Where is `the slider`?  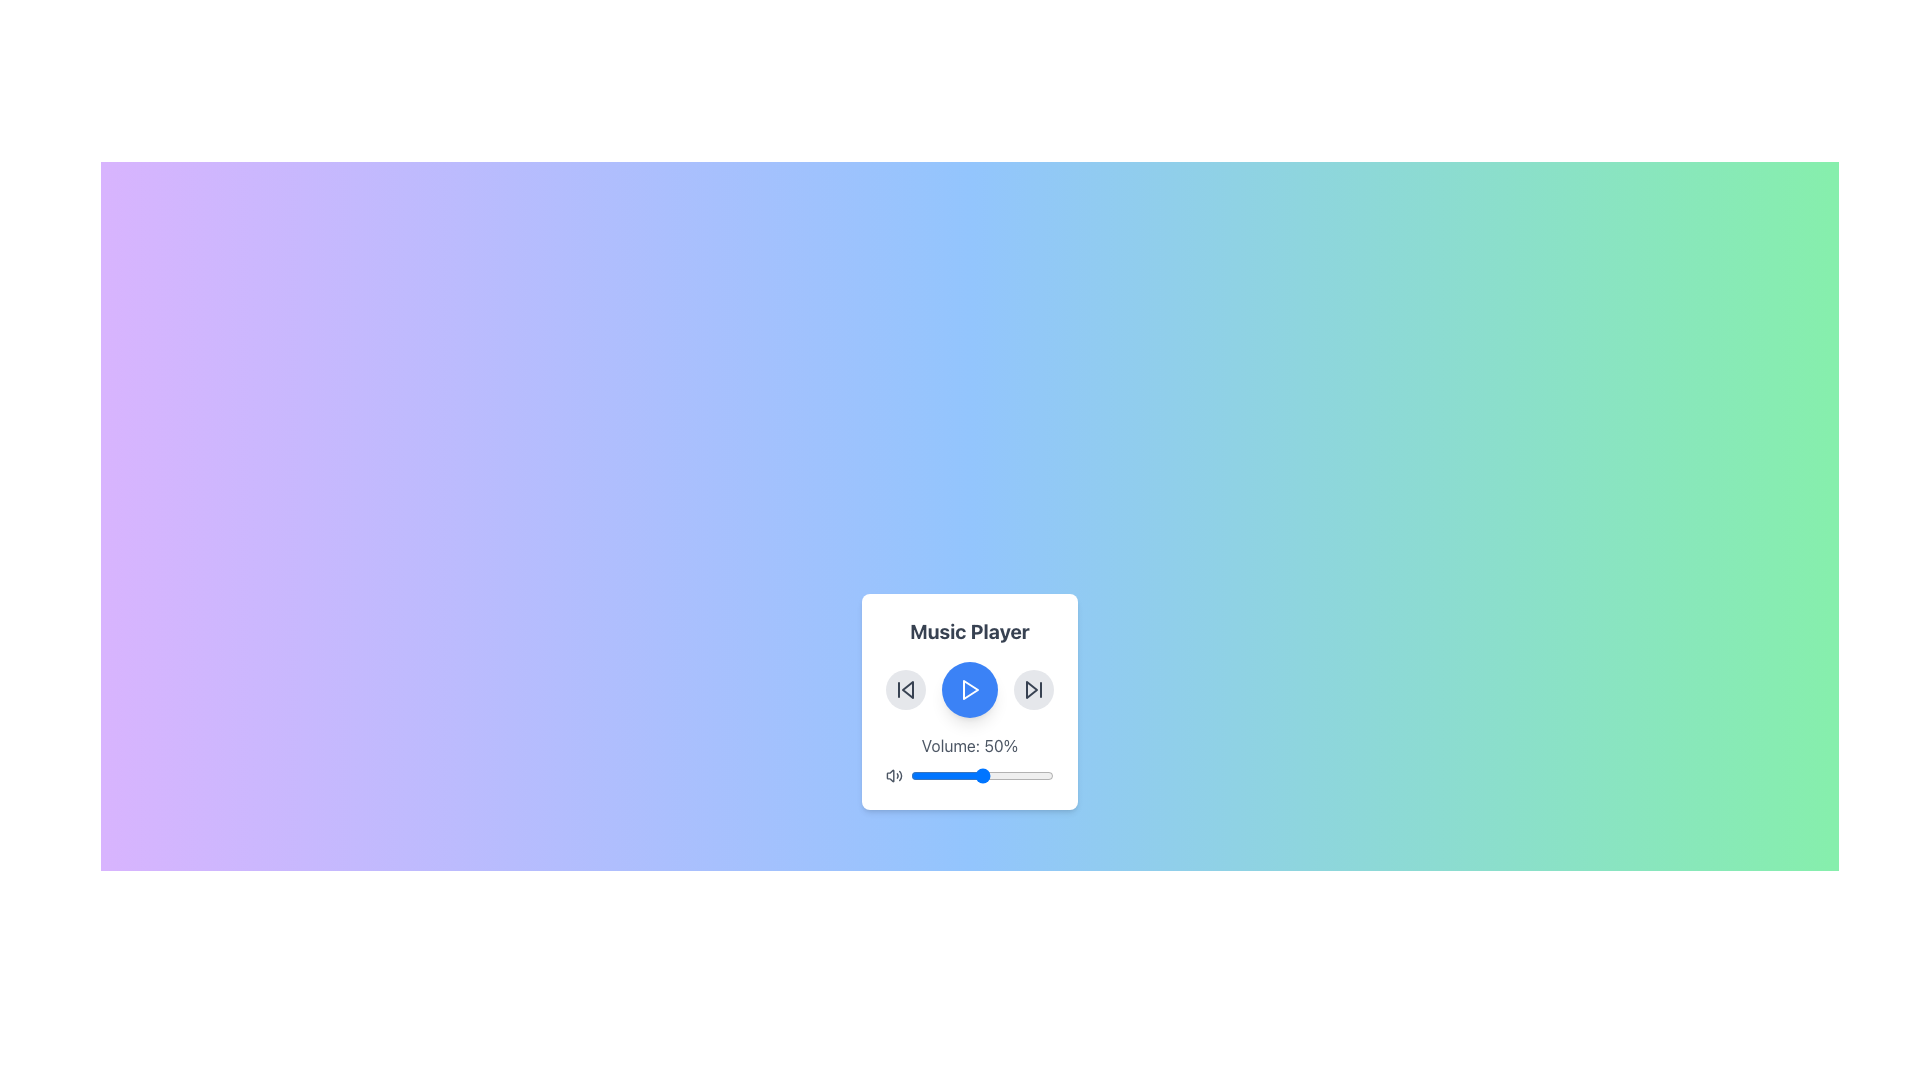 the slider is located at coordinates (949, 774).